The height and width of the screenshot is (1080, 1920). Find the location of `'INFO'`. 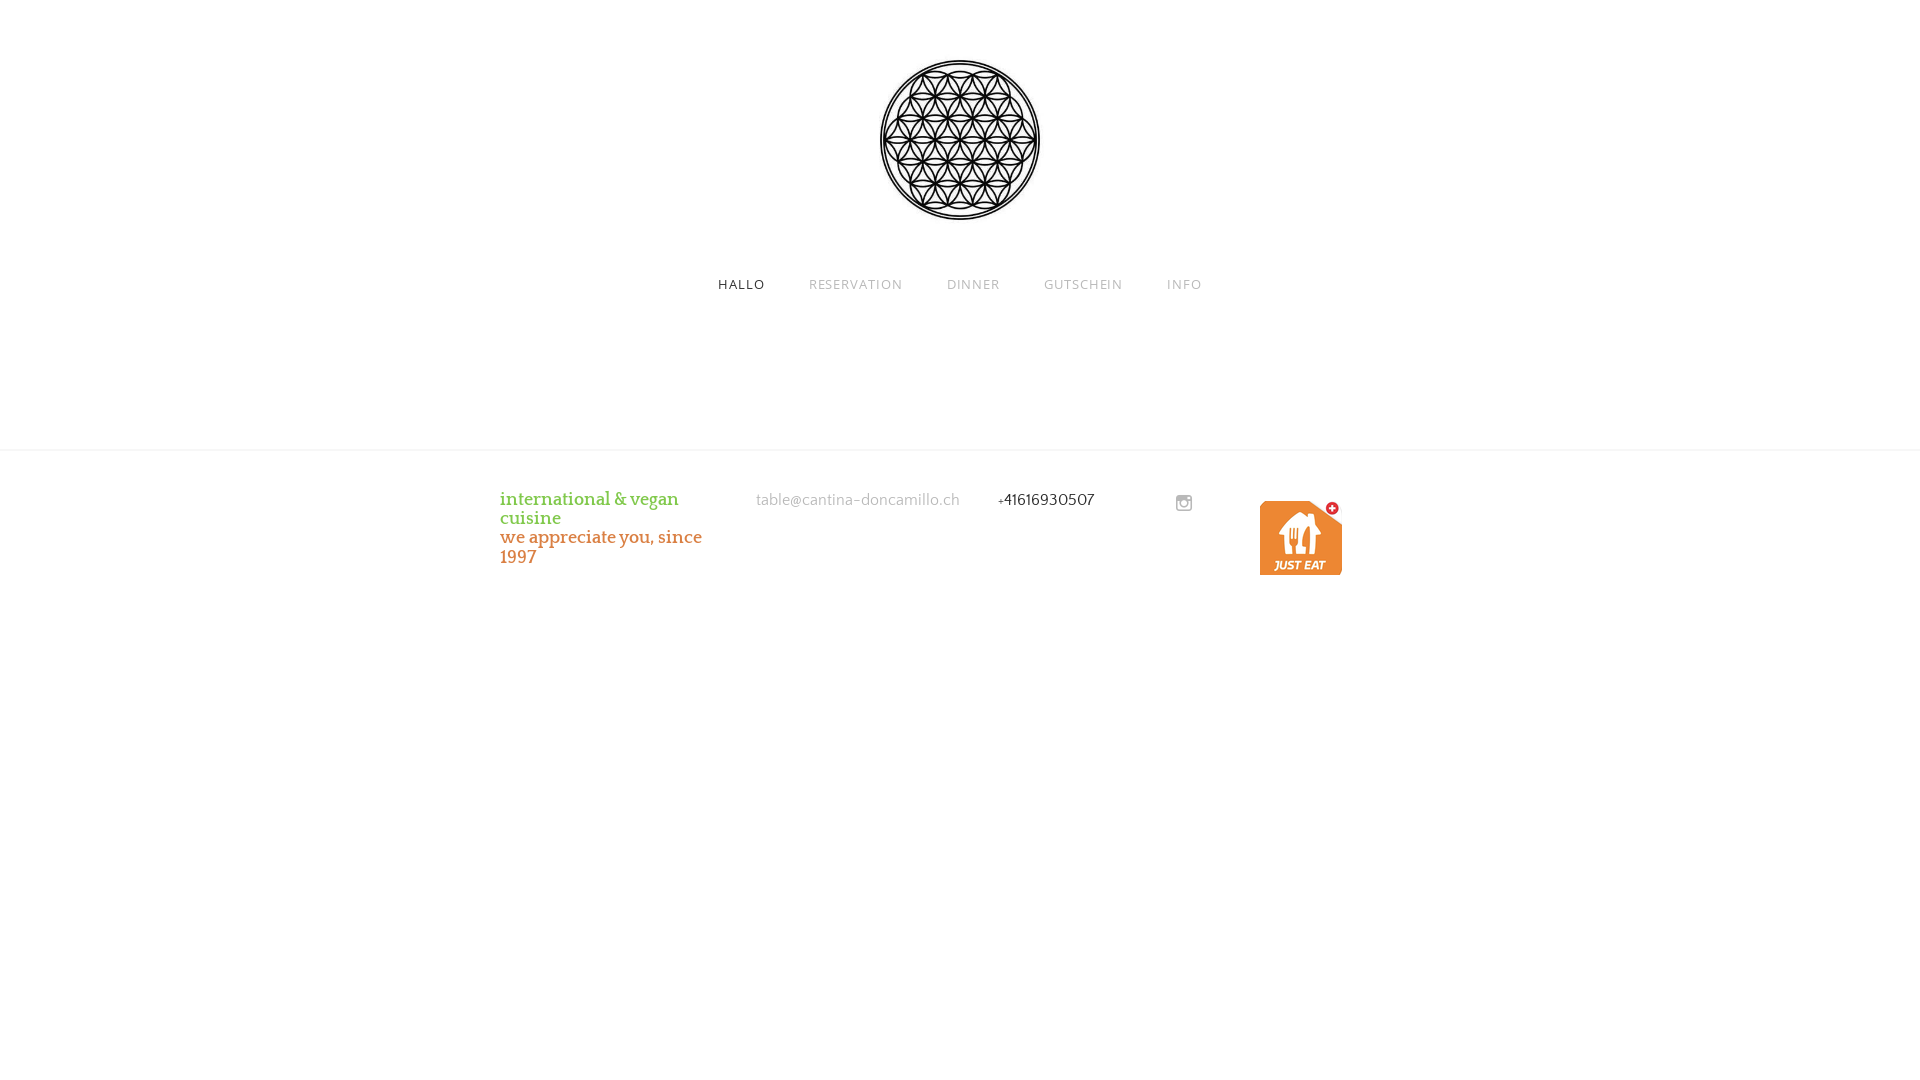

'INFO' is located at coordinates (1184, 284).